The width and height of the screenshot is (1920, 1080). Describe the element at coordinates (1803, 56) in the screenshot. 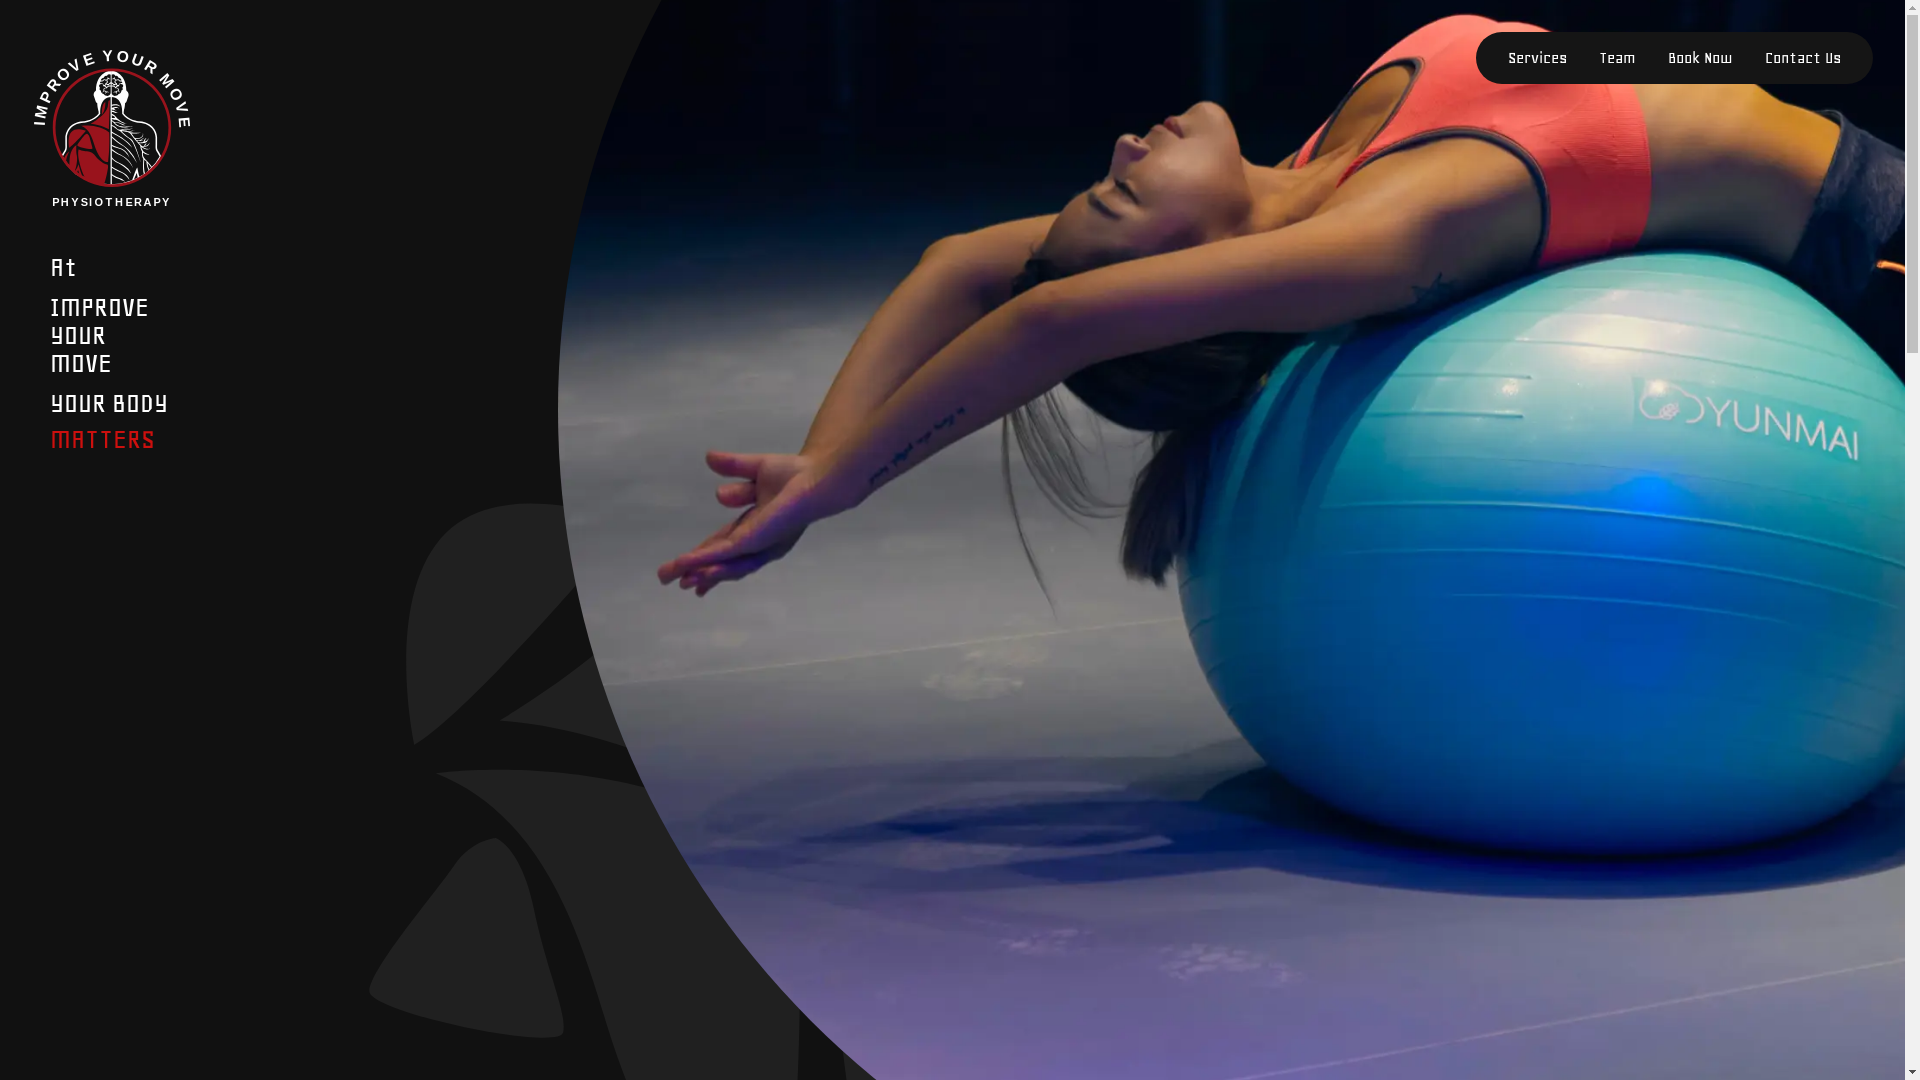

I see `'Contact Us'` at that location.